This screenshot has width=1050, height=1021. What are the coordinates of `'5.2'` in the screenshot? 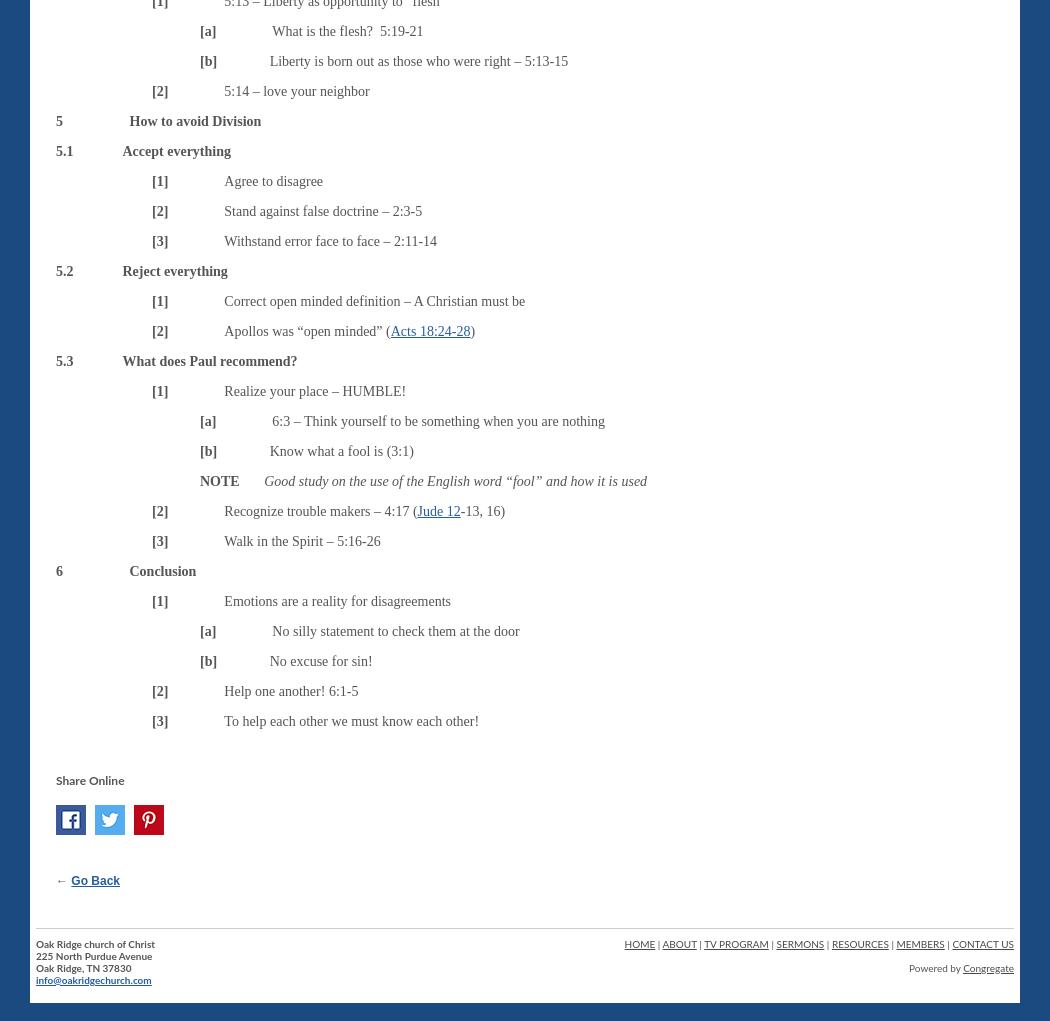 It's located at (63, 269).